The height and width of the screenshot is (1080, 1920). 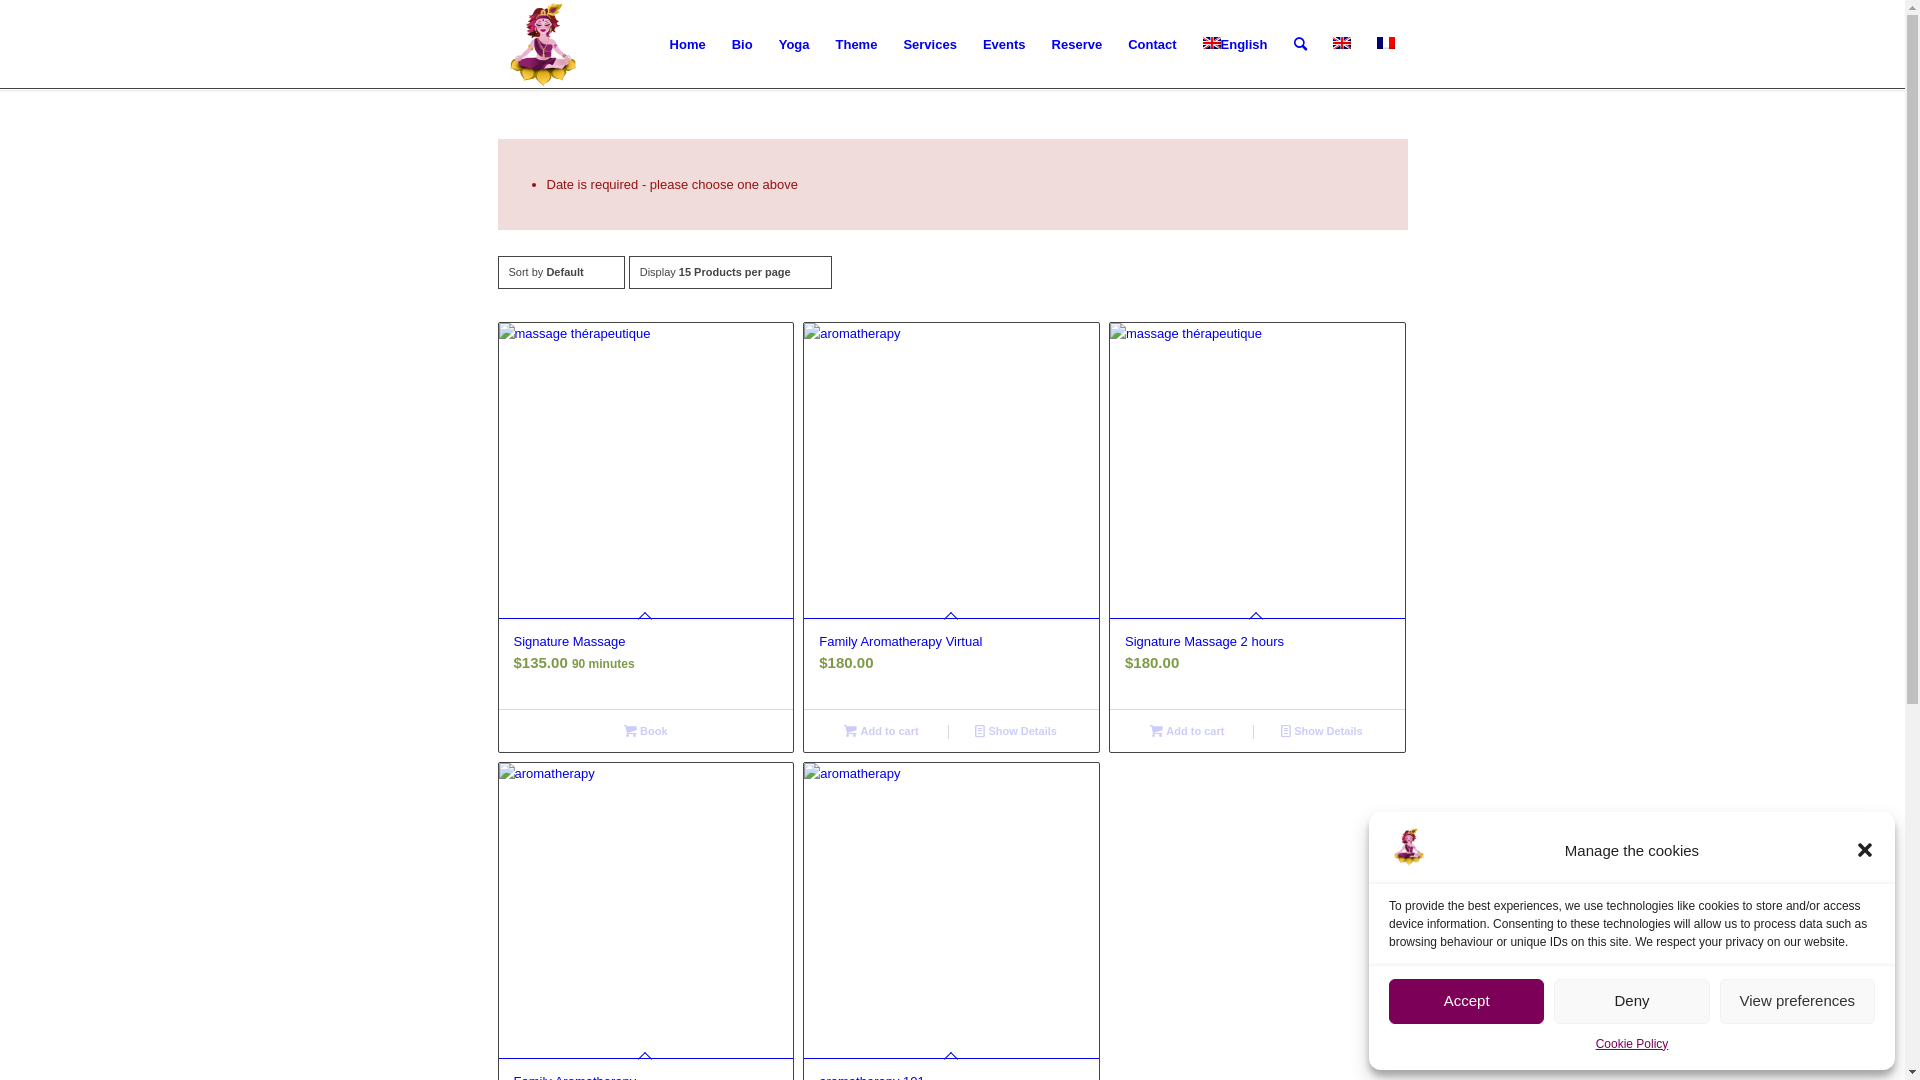 I want to click on 'Events', so click(x=969, y=45).